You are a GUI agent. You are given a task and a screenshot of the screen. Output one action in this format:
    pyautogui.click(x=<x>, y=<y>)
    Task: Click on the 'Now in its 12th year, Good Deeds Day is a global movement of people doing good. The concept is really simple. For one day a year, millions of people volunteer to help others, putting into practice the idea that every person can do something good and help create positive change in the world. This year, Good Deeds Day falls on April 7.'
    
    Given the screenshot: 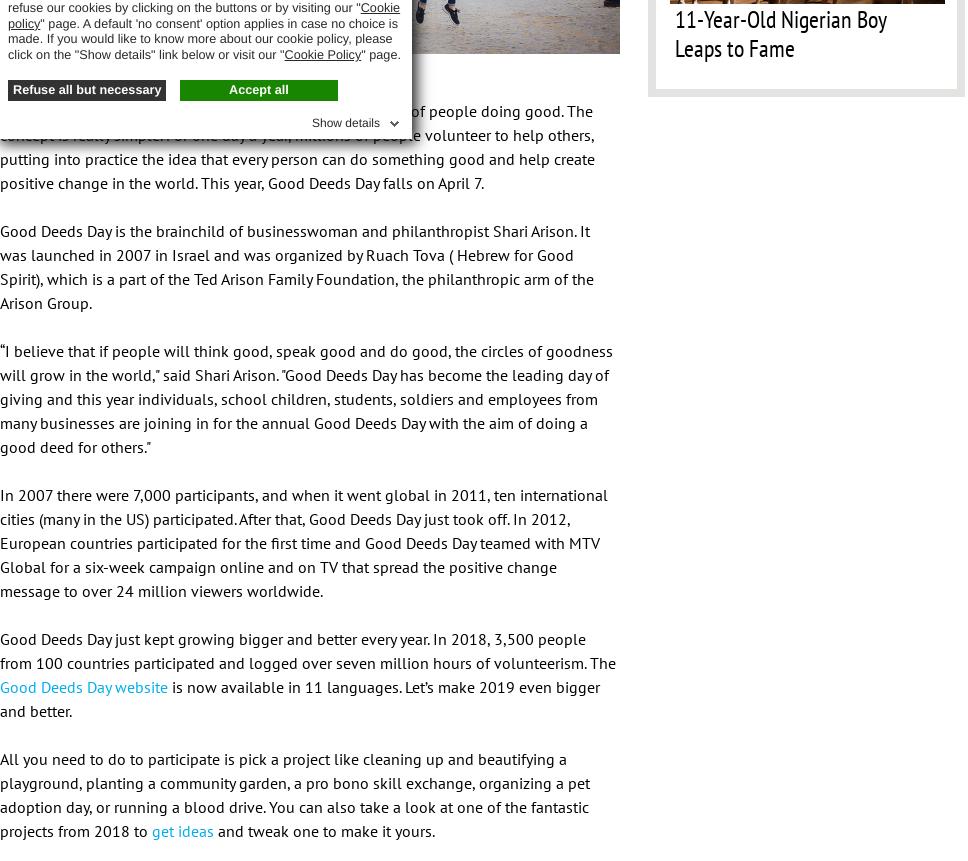 What is the action you would take?
    pyautogui.click(x=0, y=146)
    